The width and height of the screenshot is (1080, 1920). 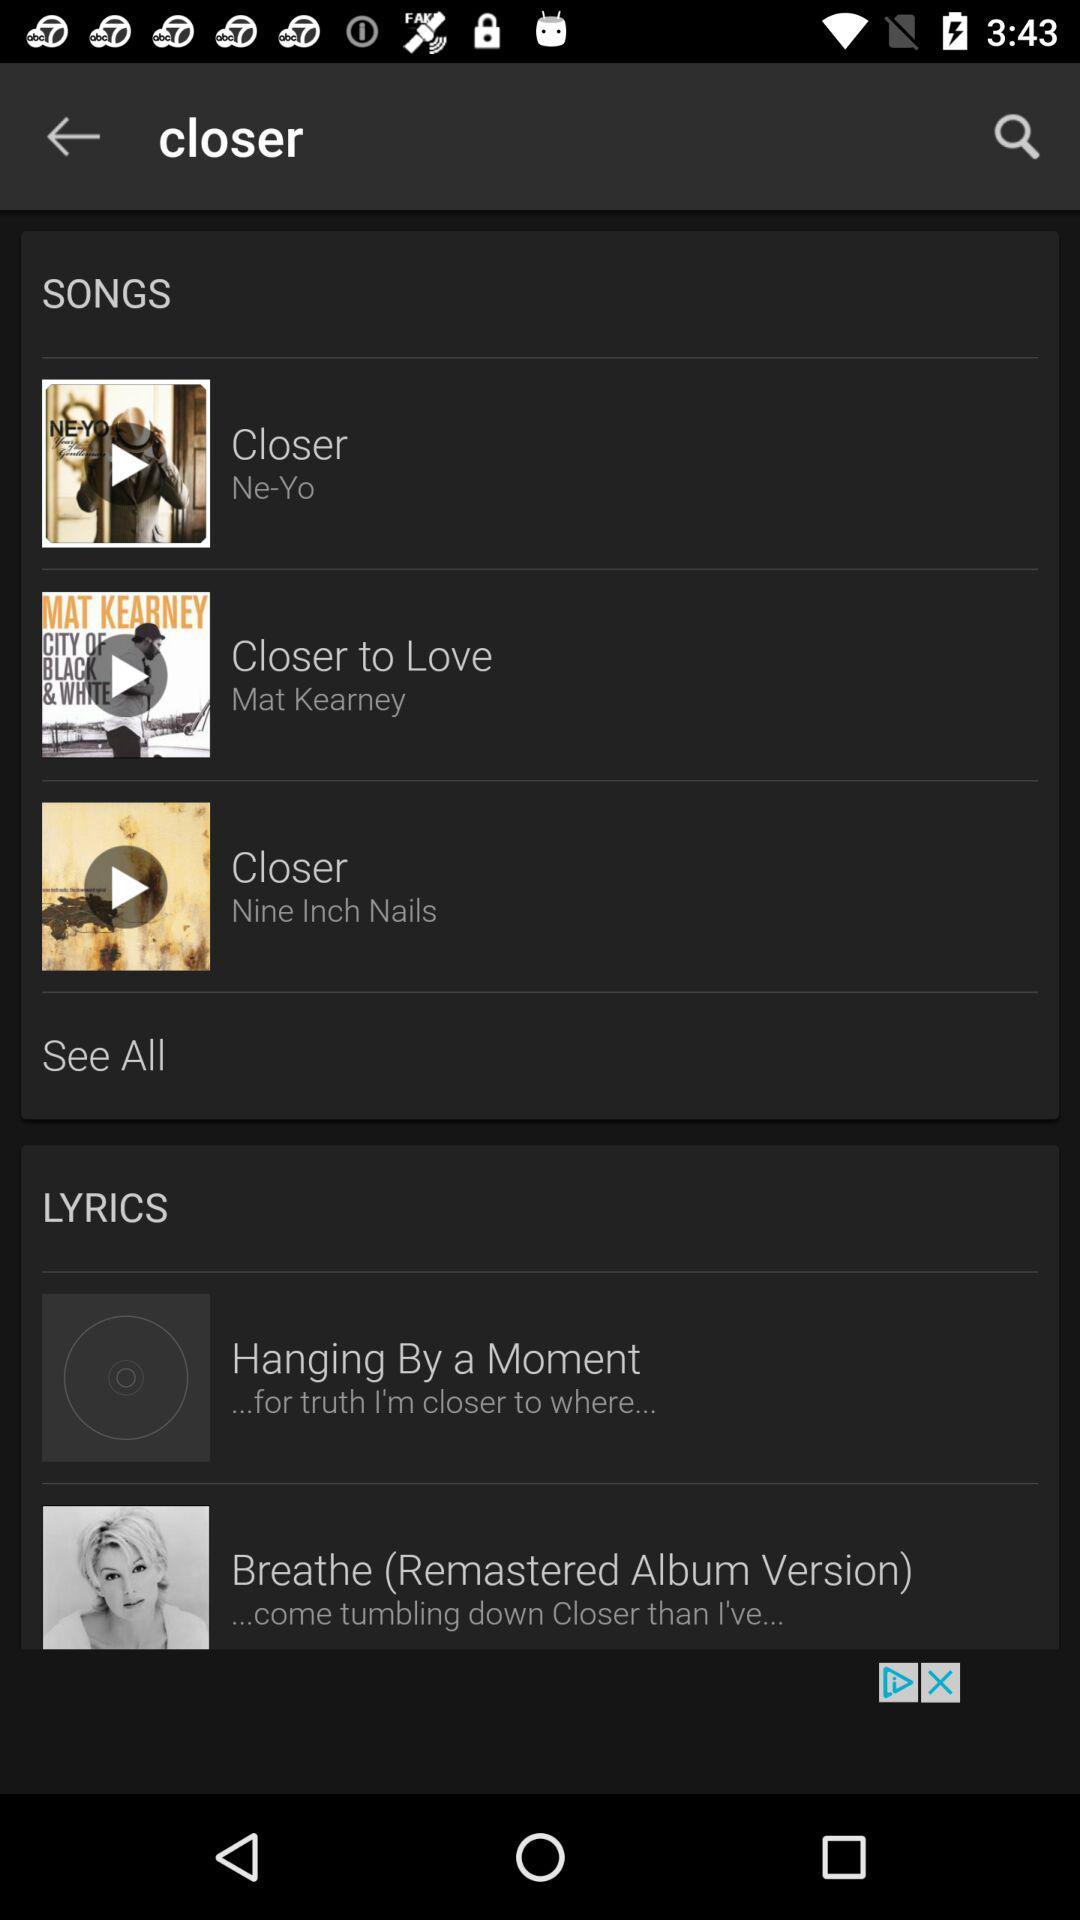 What do you see at coordinates (1017, 135) in the screenshot?
I see `the item above the songs icon` at bounding box center [1017, 135].